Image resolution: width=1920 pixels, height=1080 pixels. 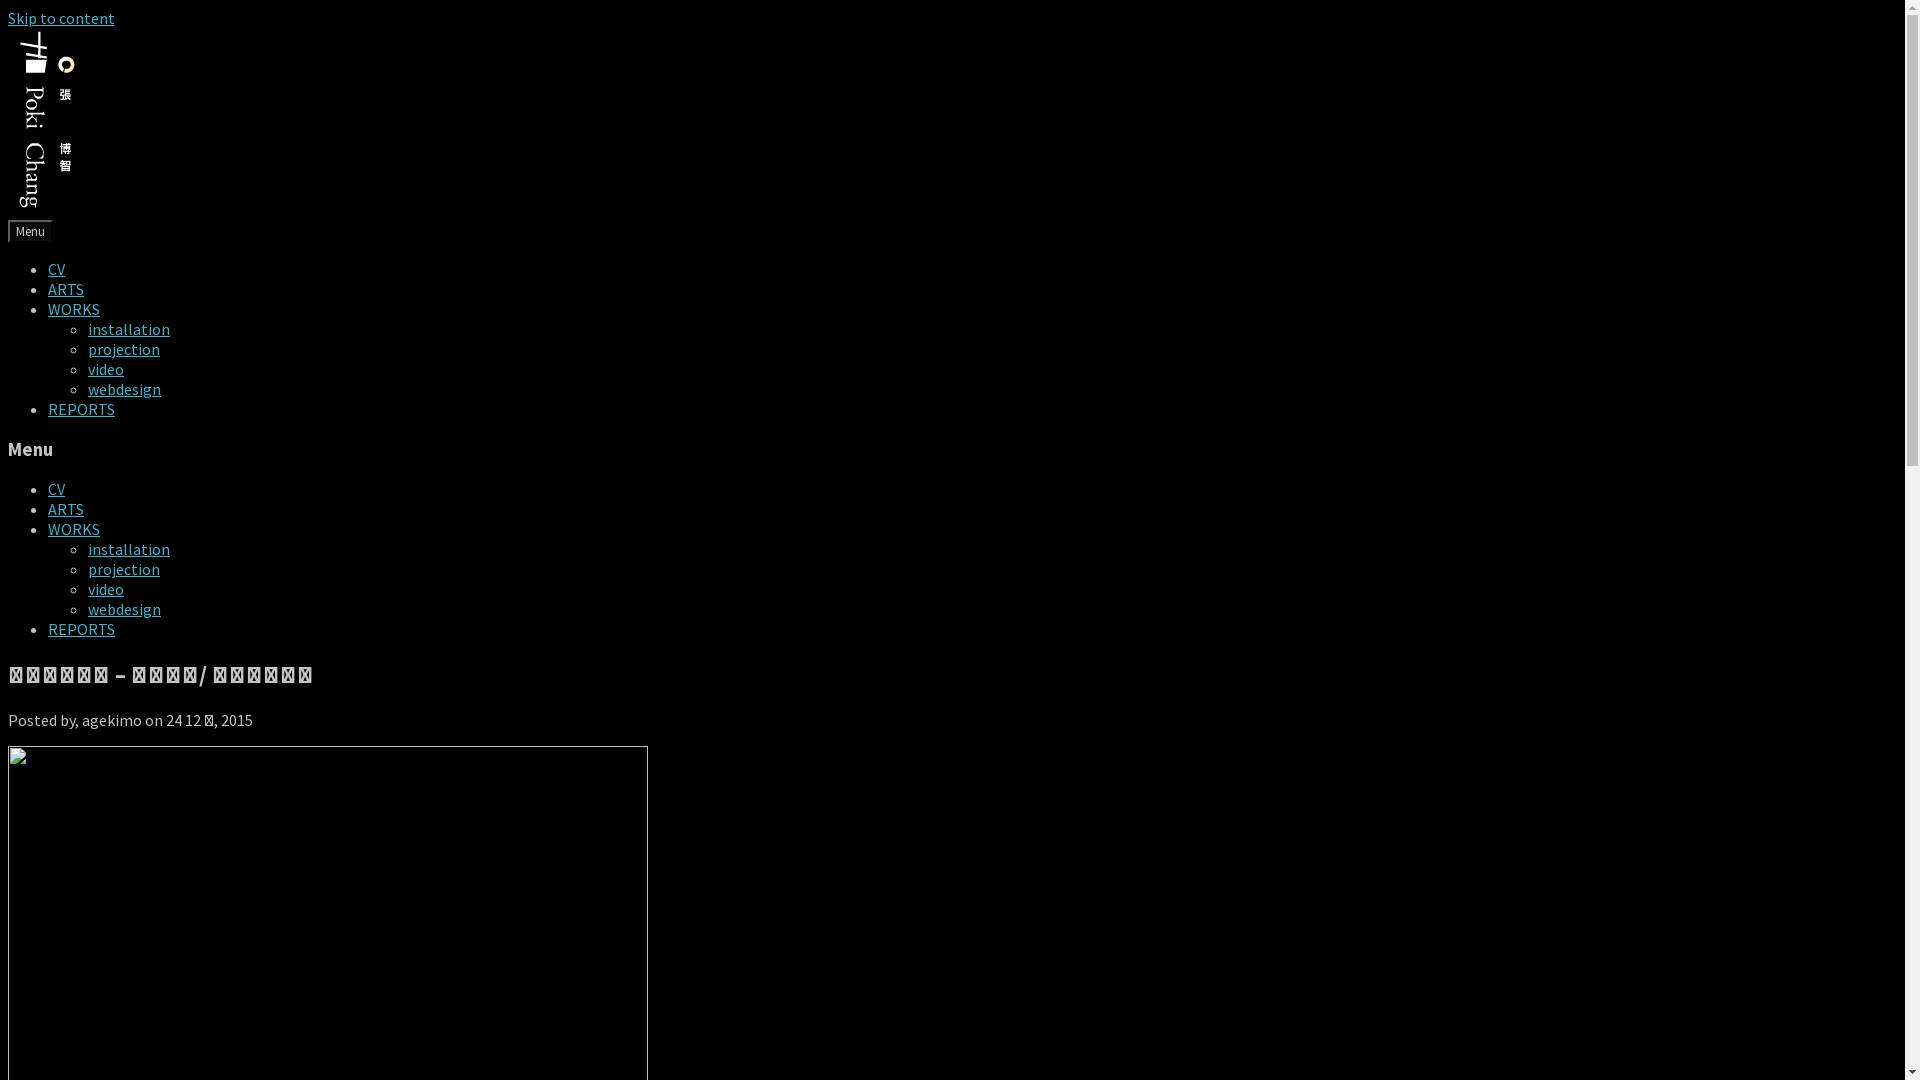 What do you see at coordinates (128, 327) in the screenshot?
I see `'installation'` at bounding box center [128, 327].